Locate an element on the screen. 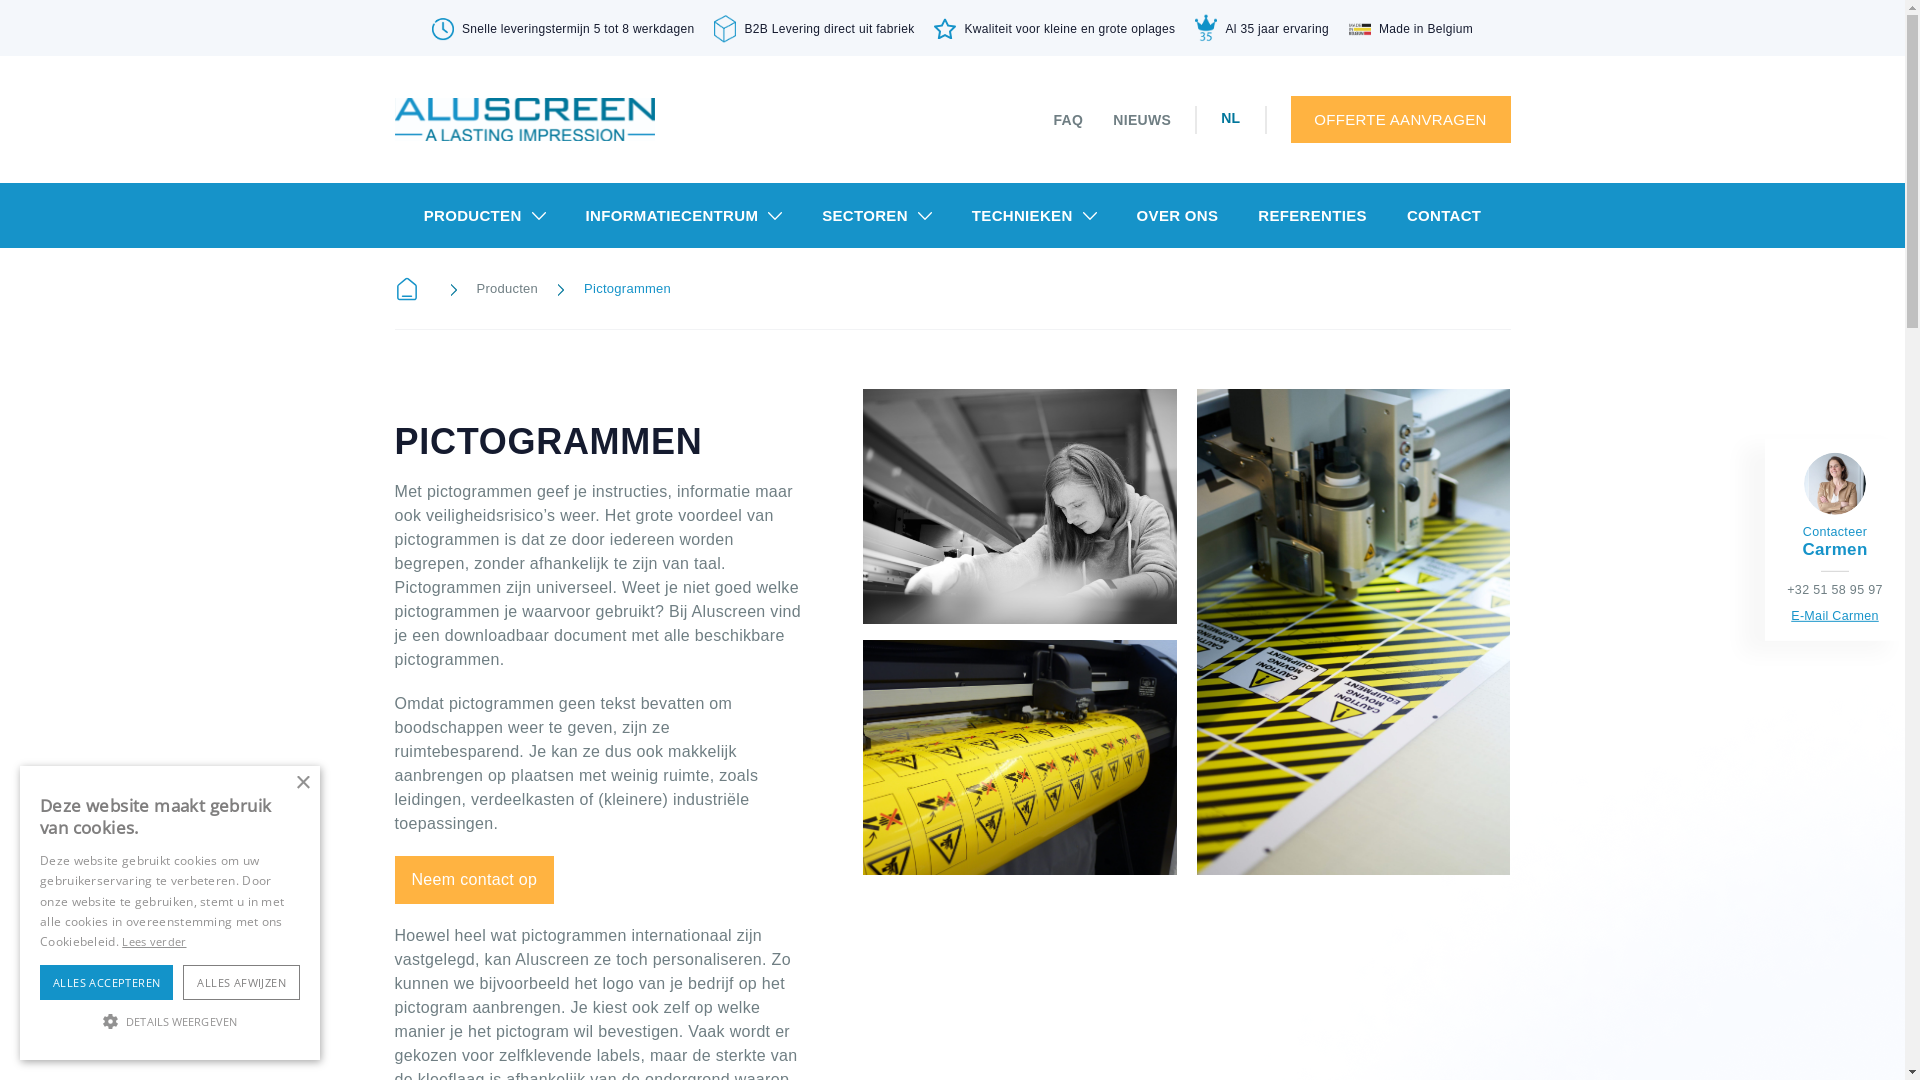 This screenshot has width=1920, height=1080. 'REFERENTIES' is located at coordinates (1312, 215).